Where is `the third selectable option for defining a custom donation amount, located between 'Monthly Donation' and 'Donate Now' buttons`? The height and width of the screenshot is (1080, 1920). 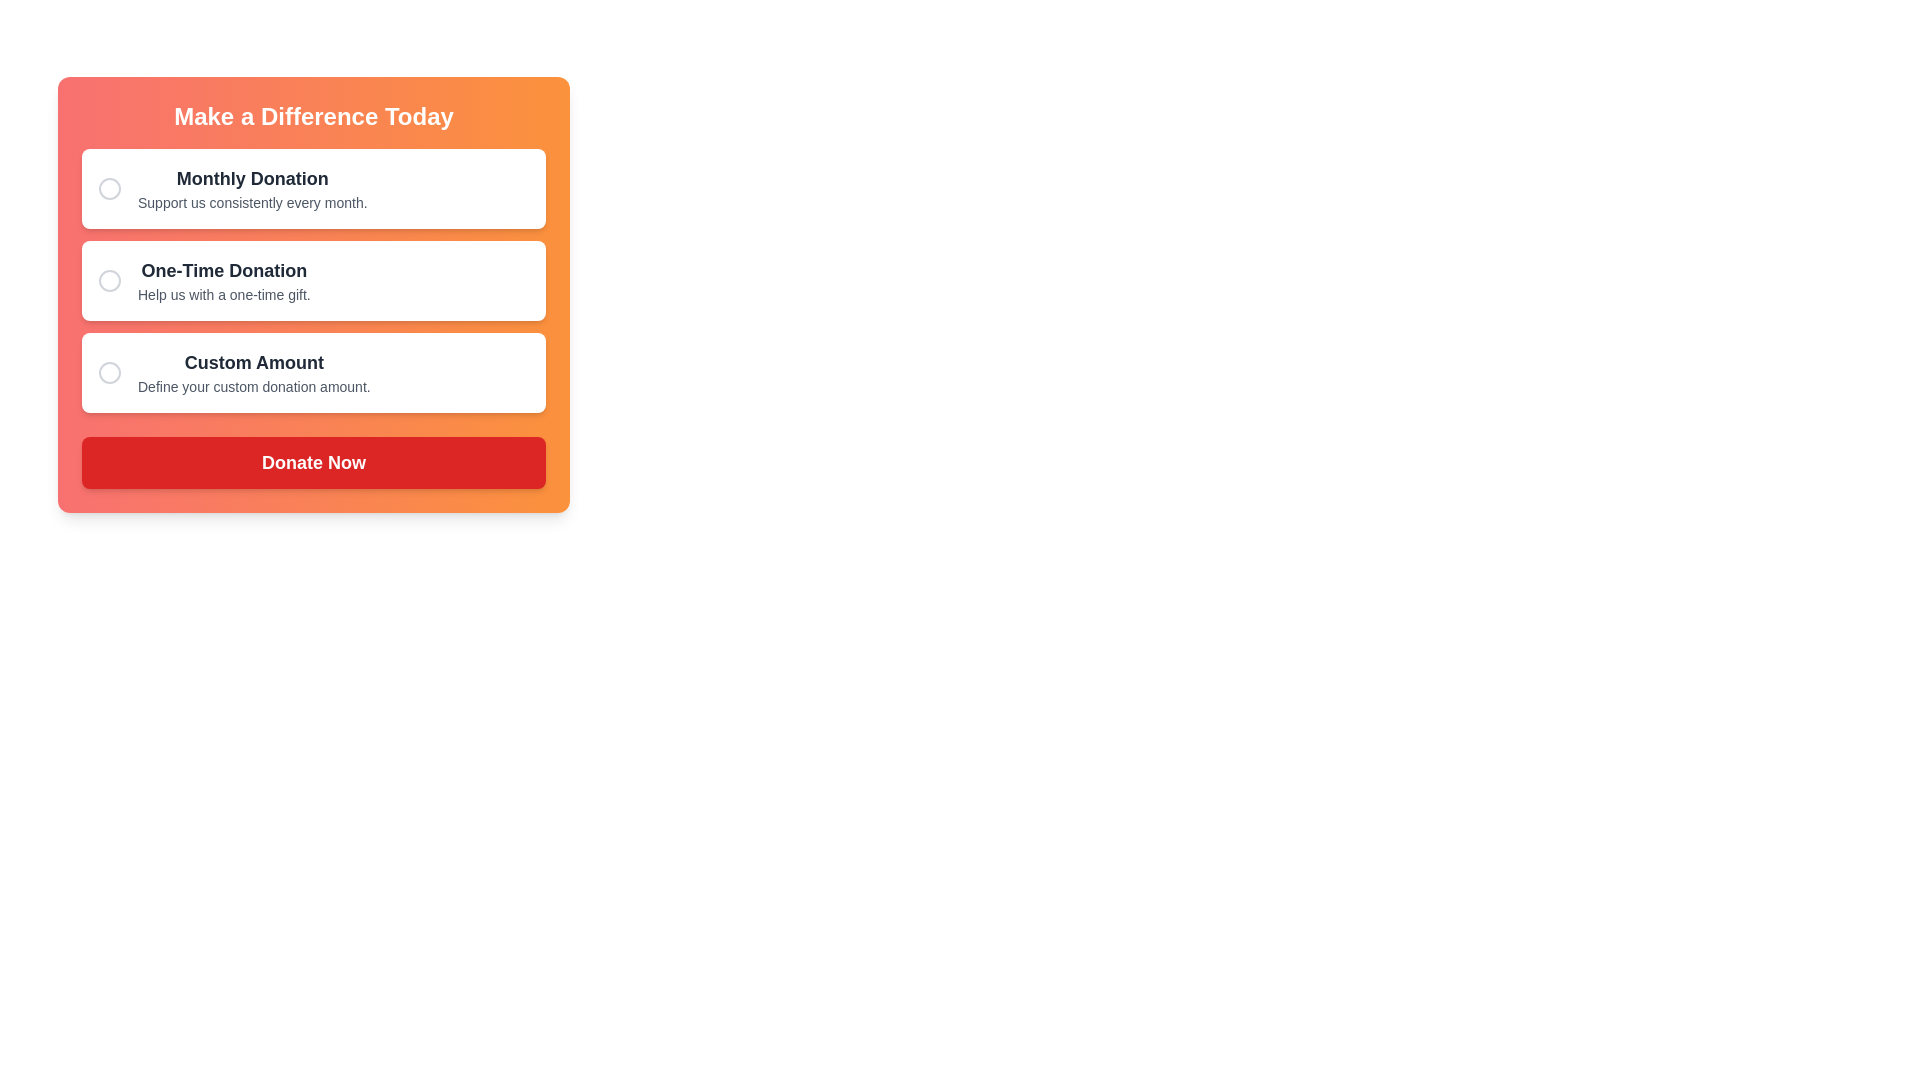 the third selectable option for defining a custom donation amount, located between 'Monthly Donation' and 'Donate Now' buttons is located at coordinates (253, 373).